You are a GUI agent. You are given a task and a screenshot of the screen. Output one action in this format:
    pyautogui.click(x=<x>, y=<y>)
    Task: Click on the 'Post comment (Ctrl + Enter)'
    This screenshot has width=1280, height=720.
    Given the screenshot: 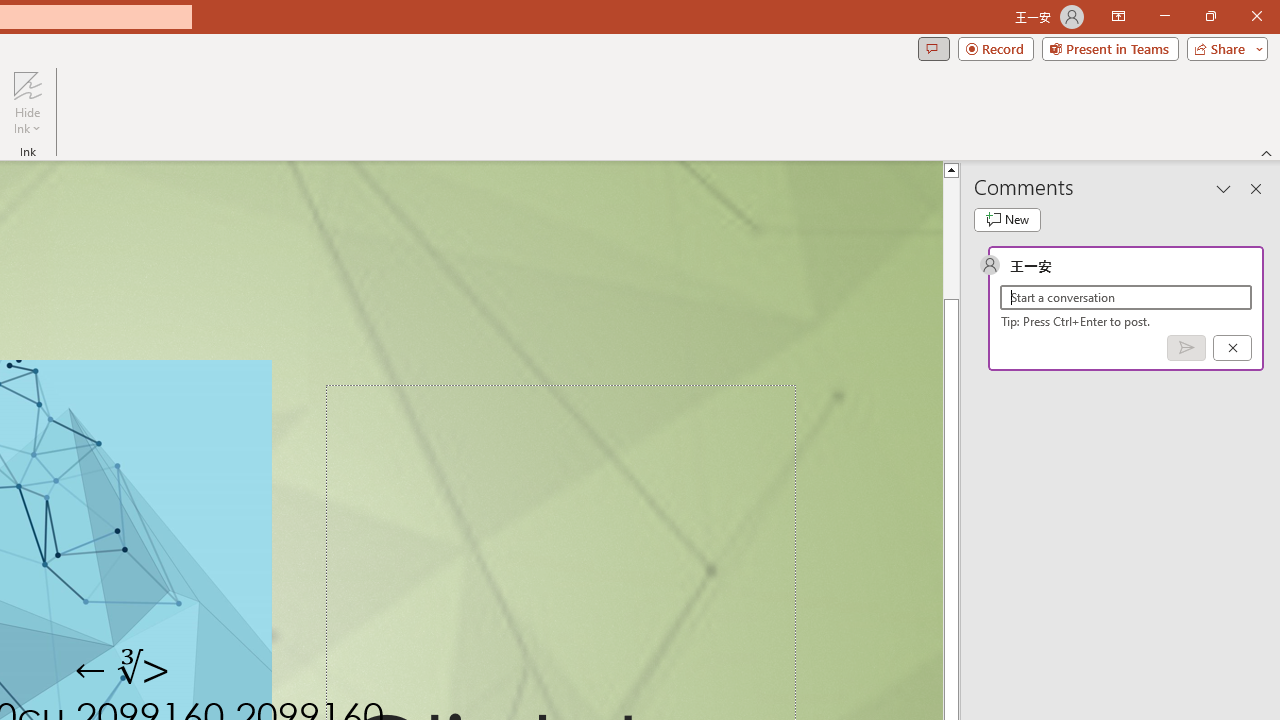 What is the action you would take?
    pyautogui.click(x=1186, y=346)
    